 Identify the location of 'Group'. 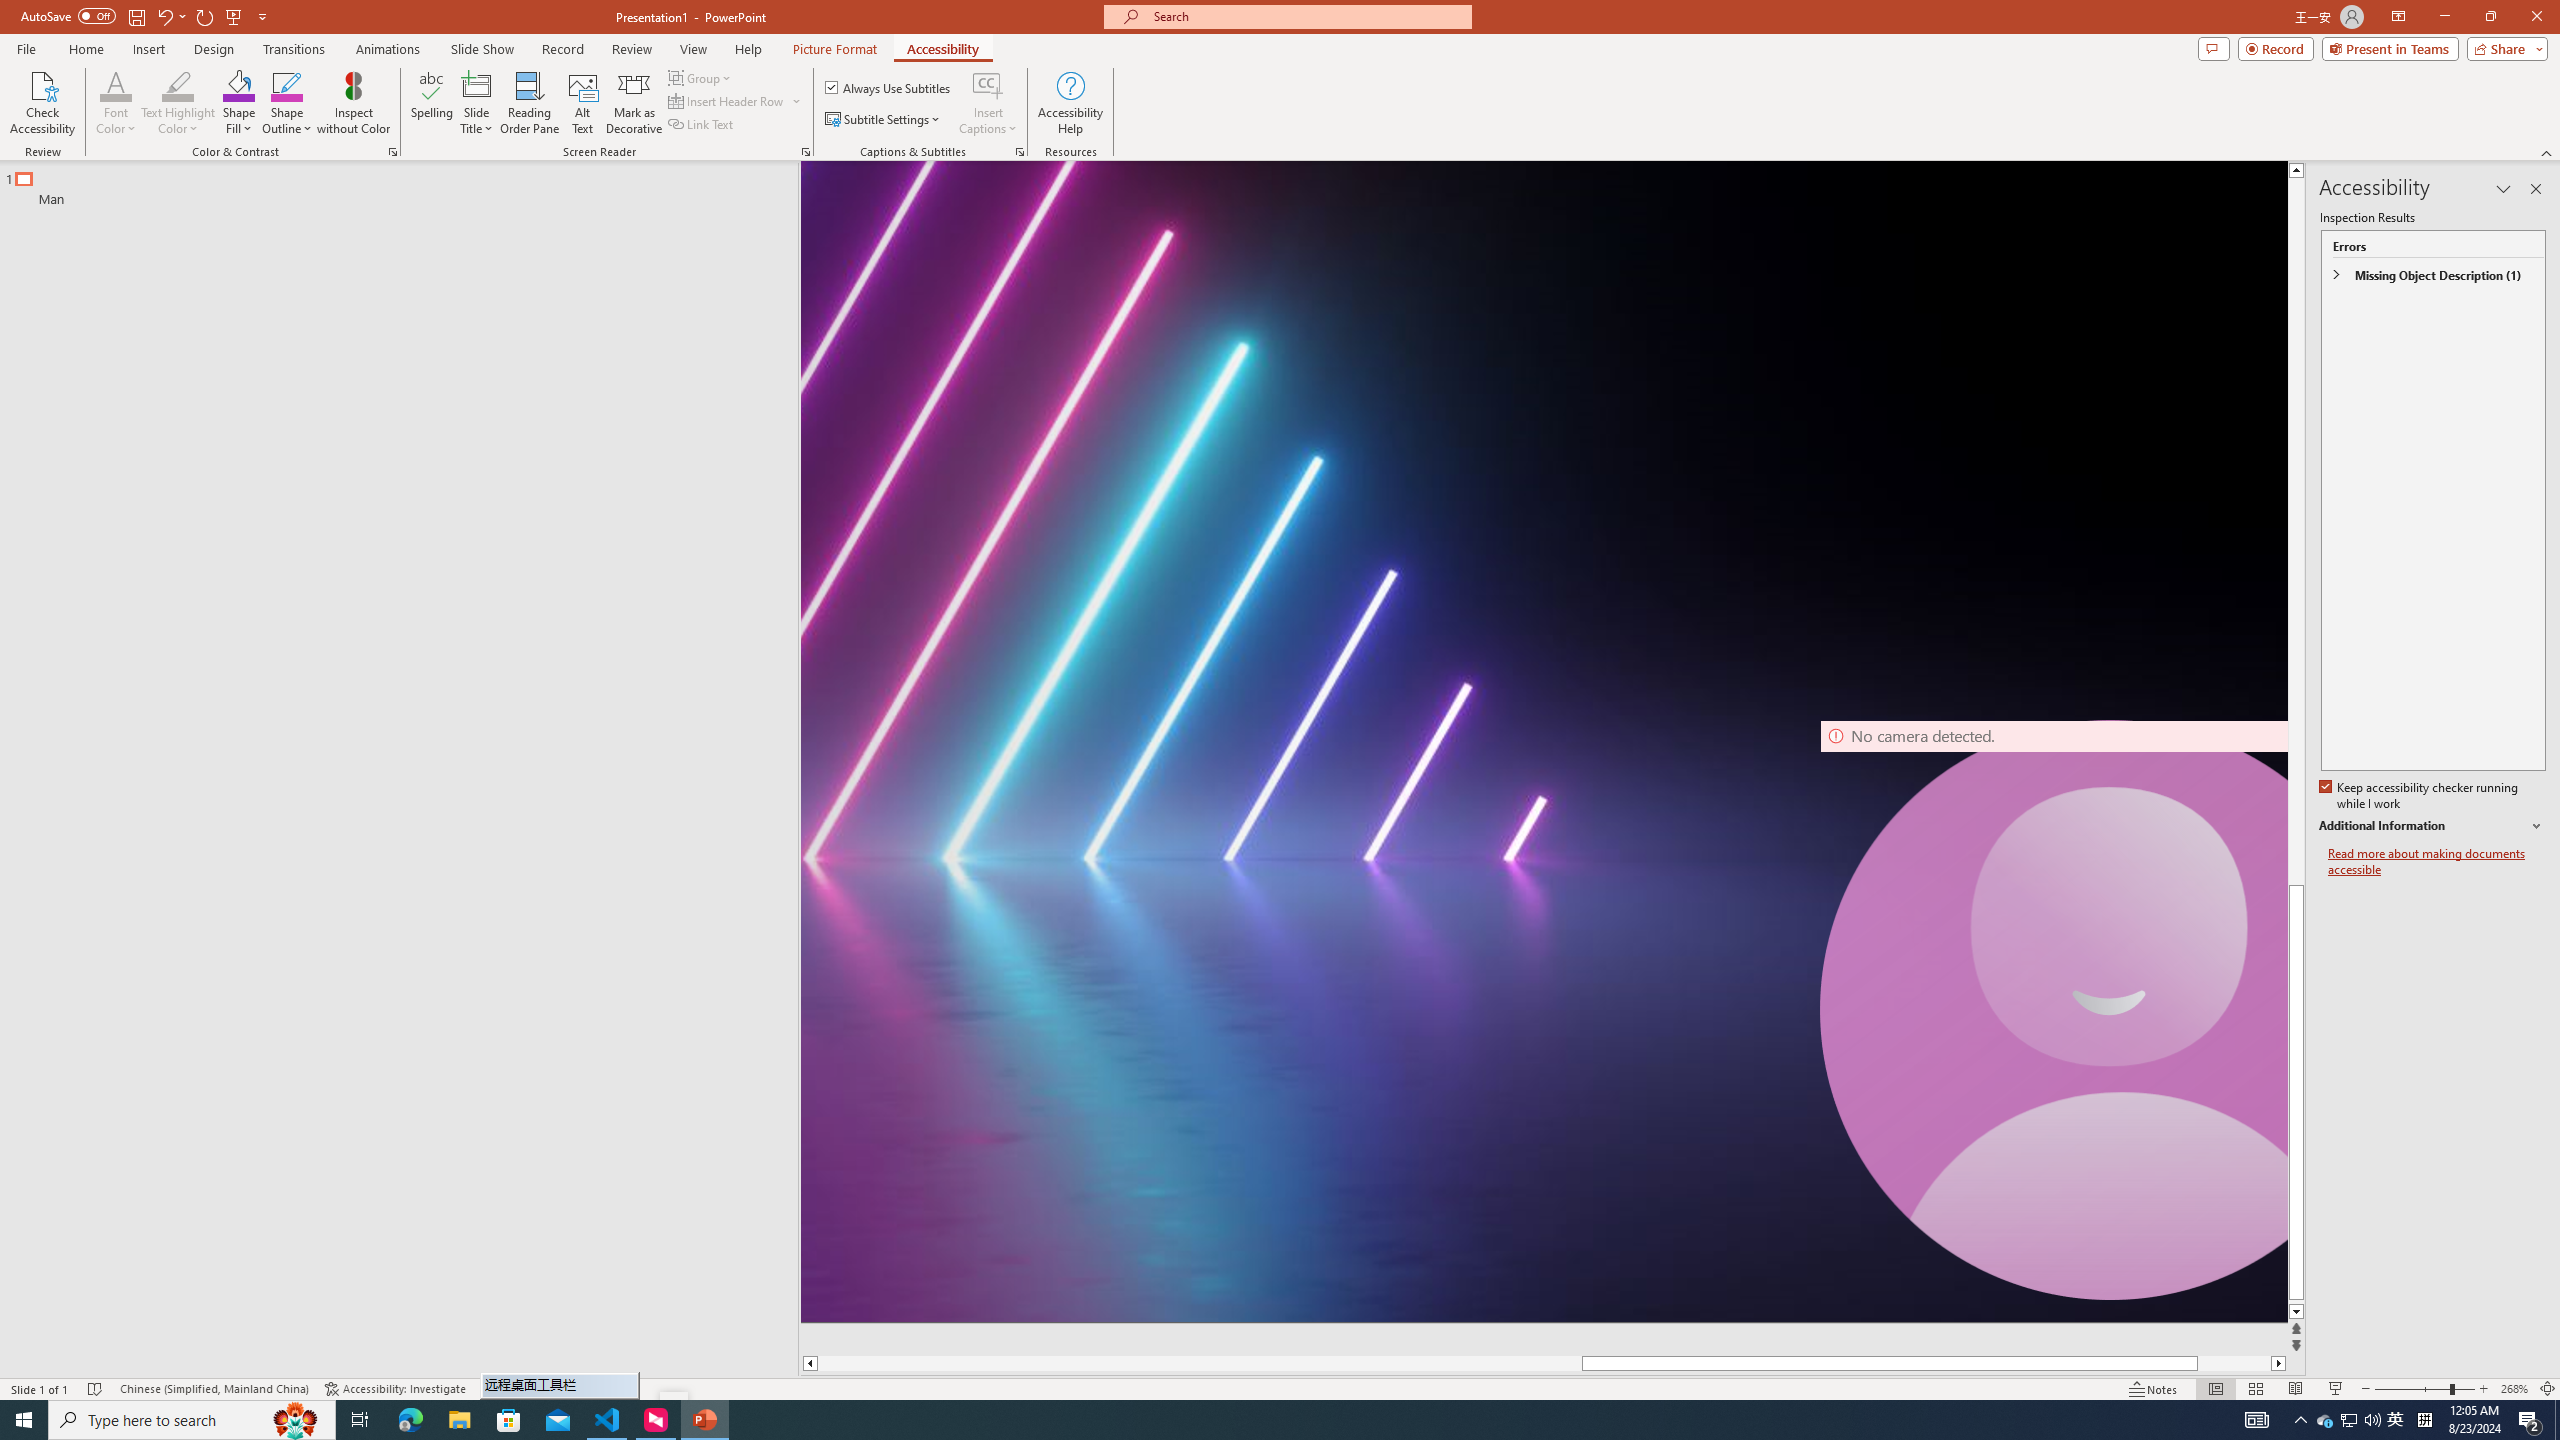
(701, 77).